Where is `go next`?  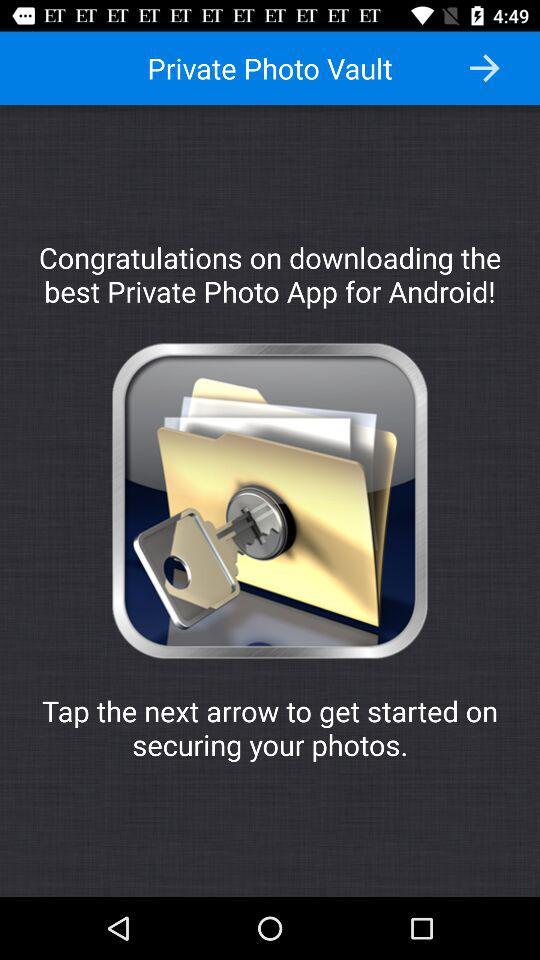
go next is located at coordinates (483, 68).